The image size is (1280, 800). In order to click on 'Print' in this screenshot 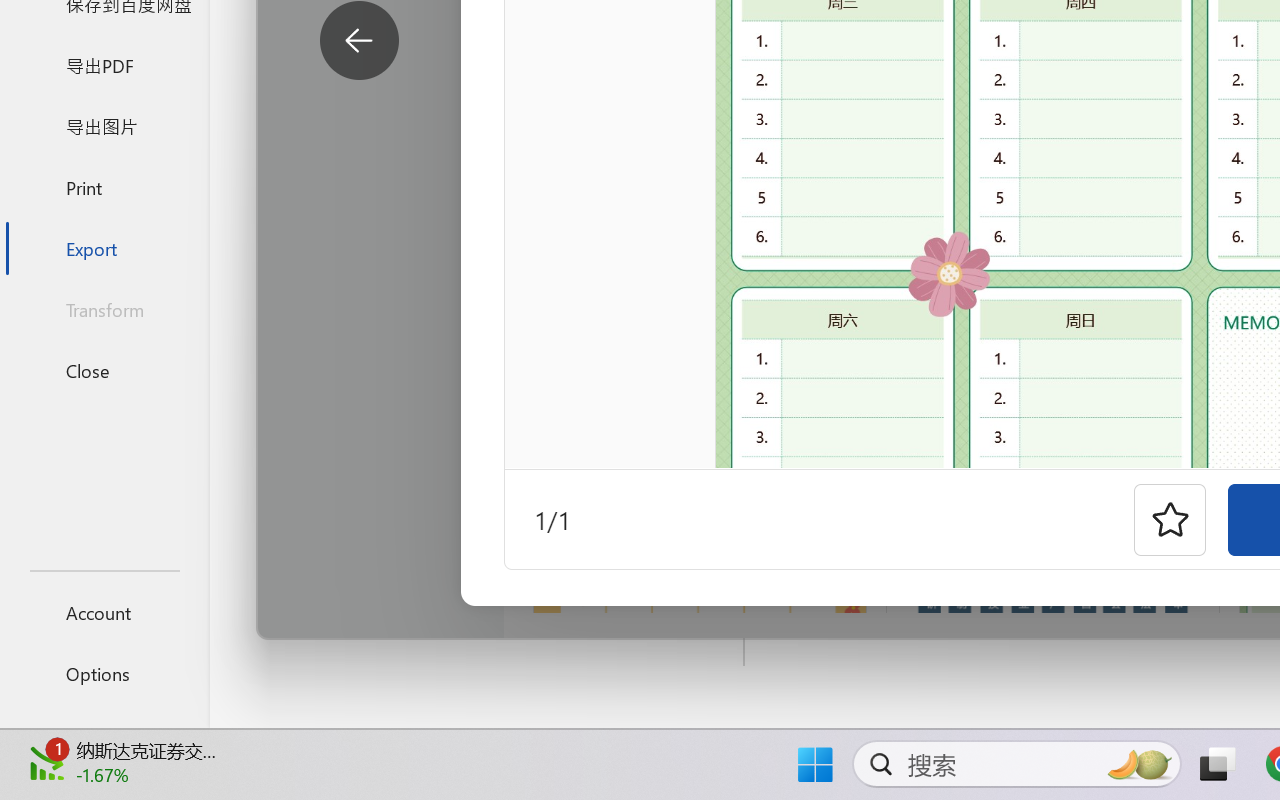, I will do `click(103, 186)`.